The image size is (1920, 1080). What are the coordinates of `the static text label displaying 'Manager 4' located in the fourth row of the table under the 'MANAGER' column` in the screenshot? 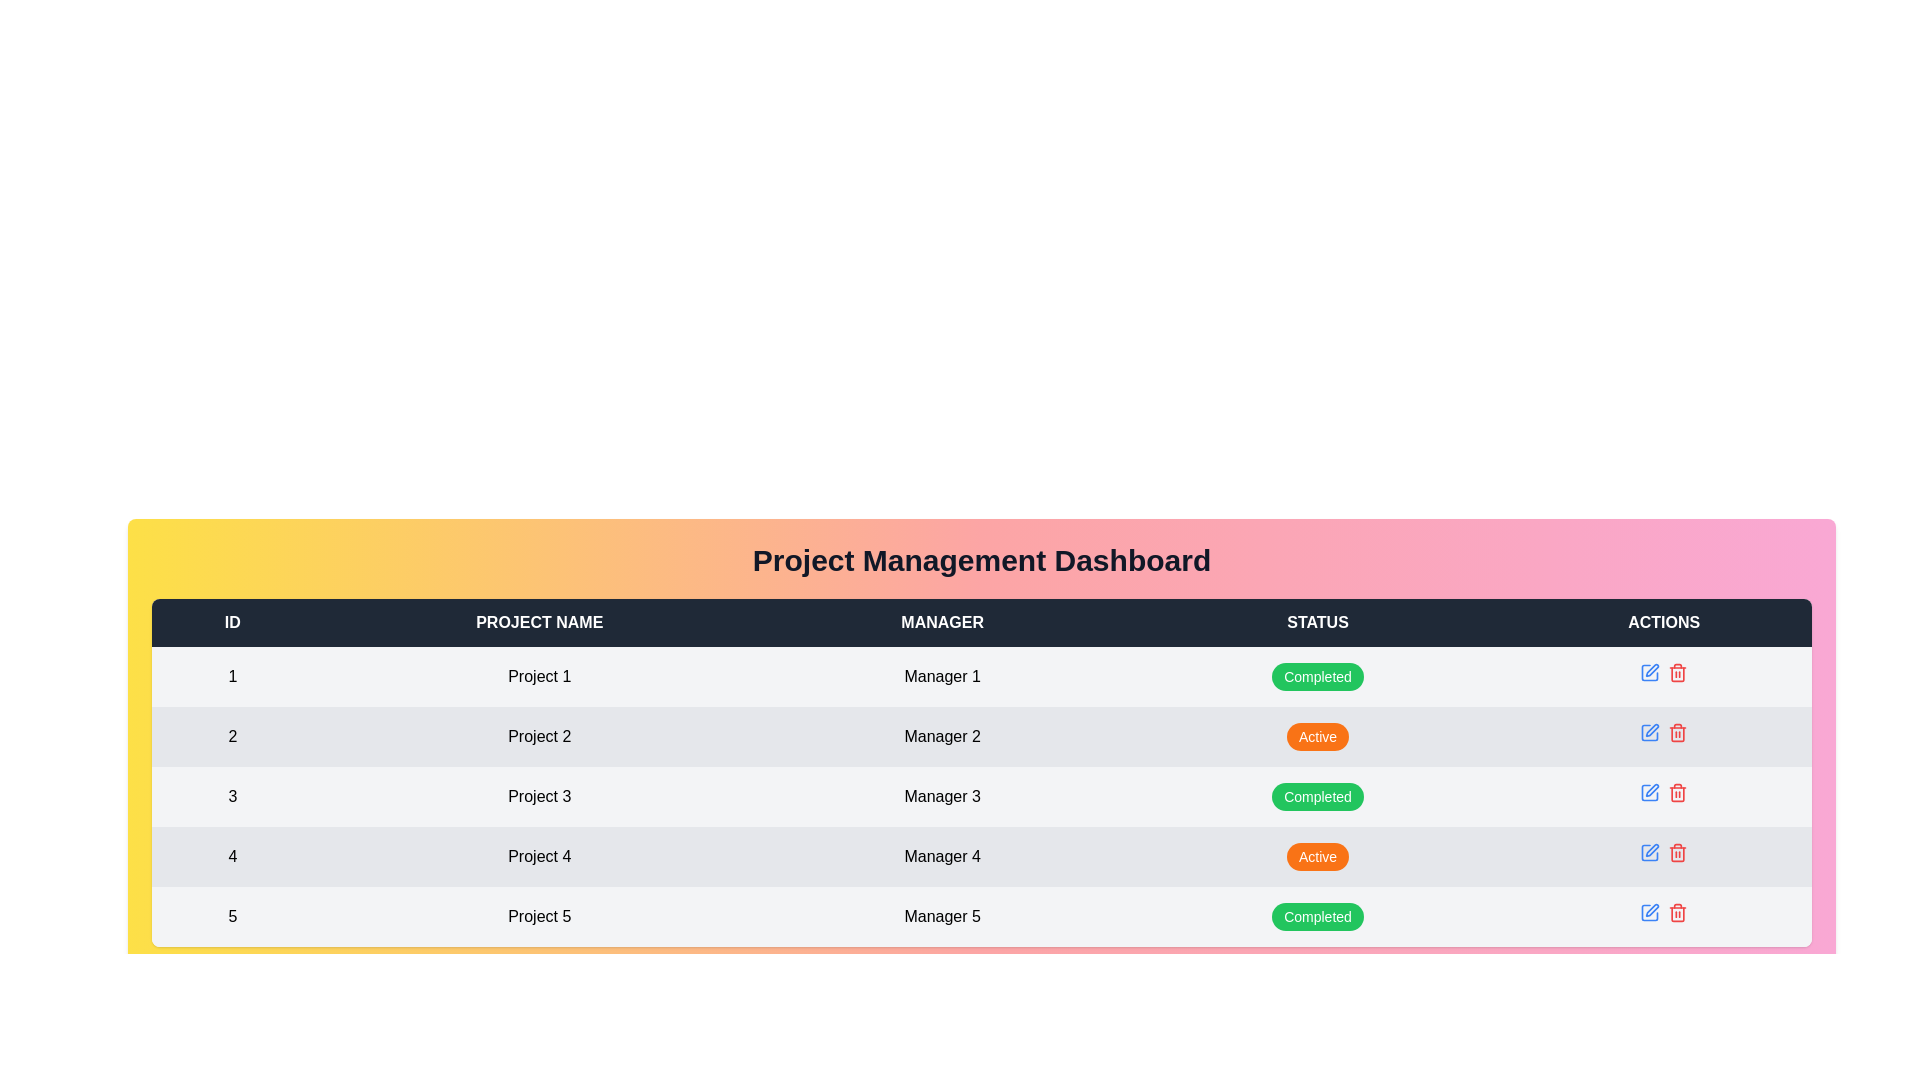 It's located at (941, 855).